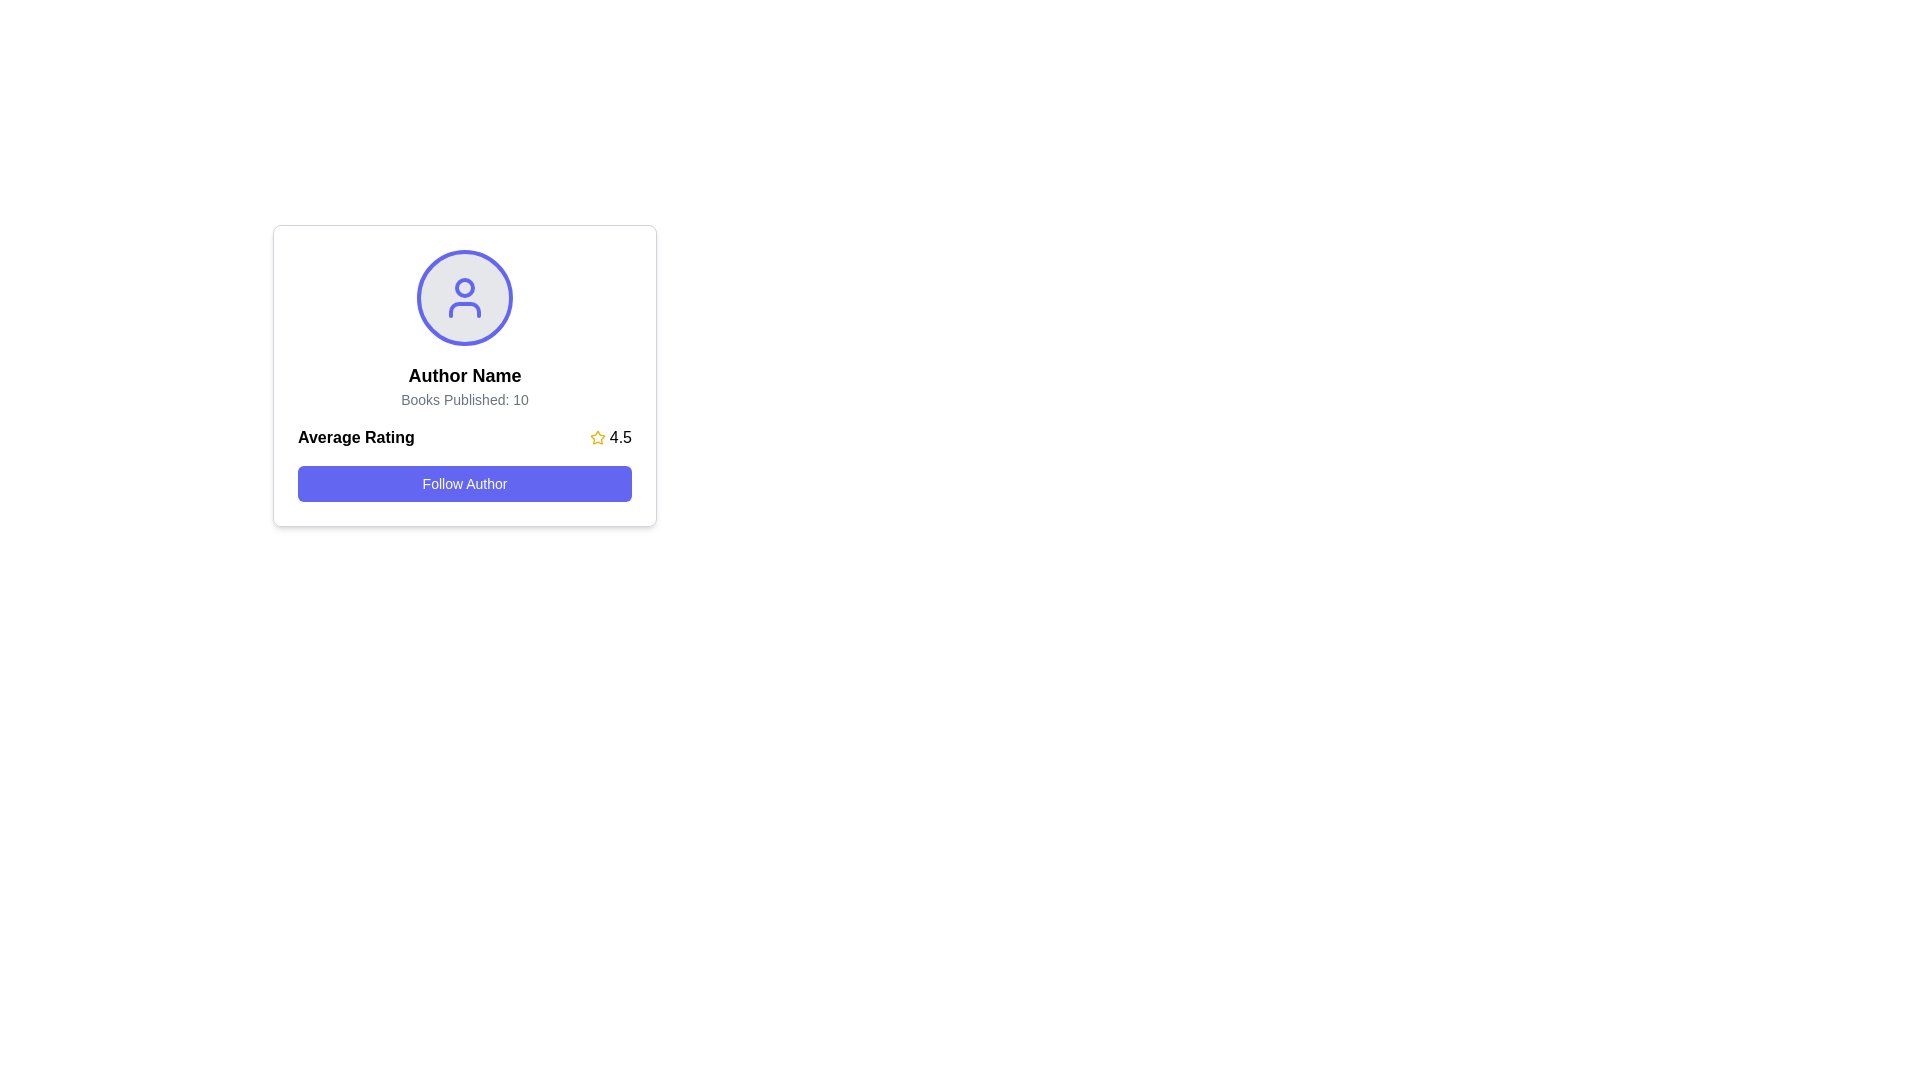 This screenshot has width=1920, height=1080. I want to click on the text label displaying 'Books Published: 10' which is located directly beneath the 'Author Name' heading in the profile card, so click(464, 400).